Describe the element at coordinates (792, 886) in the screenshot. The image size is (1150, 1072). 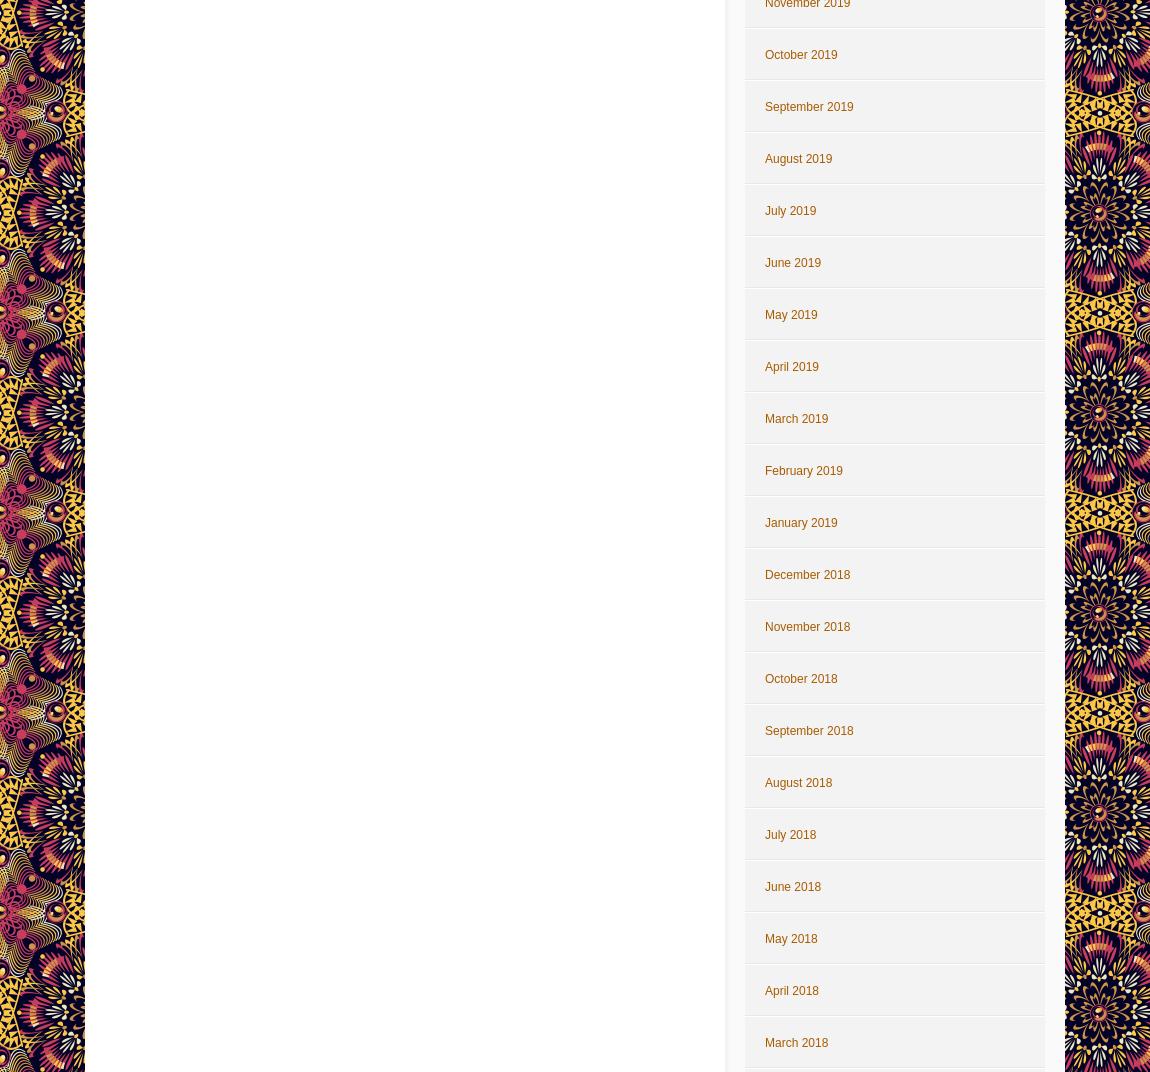
I see `'June 2018'` at that location.